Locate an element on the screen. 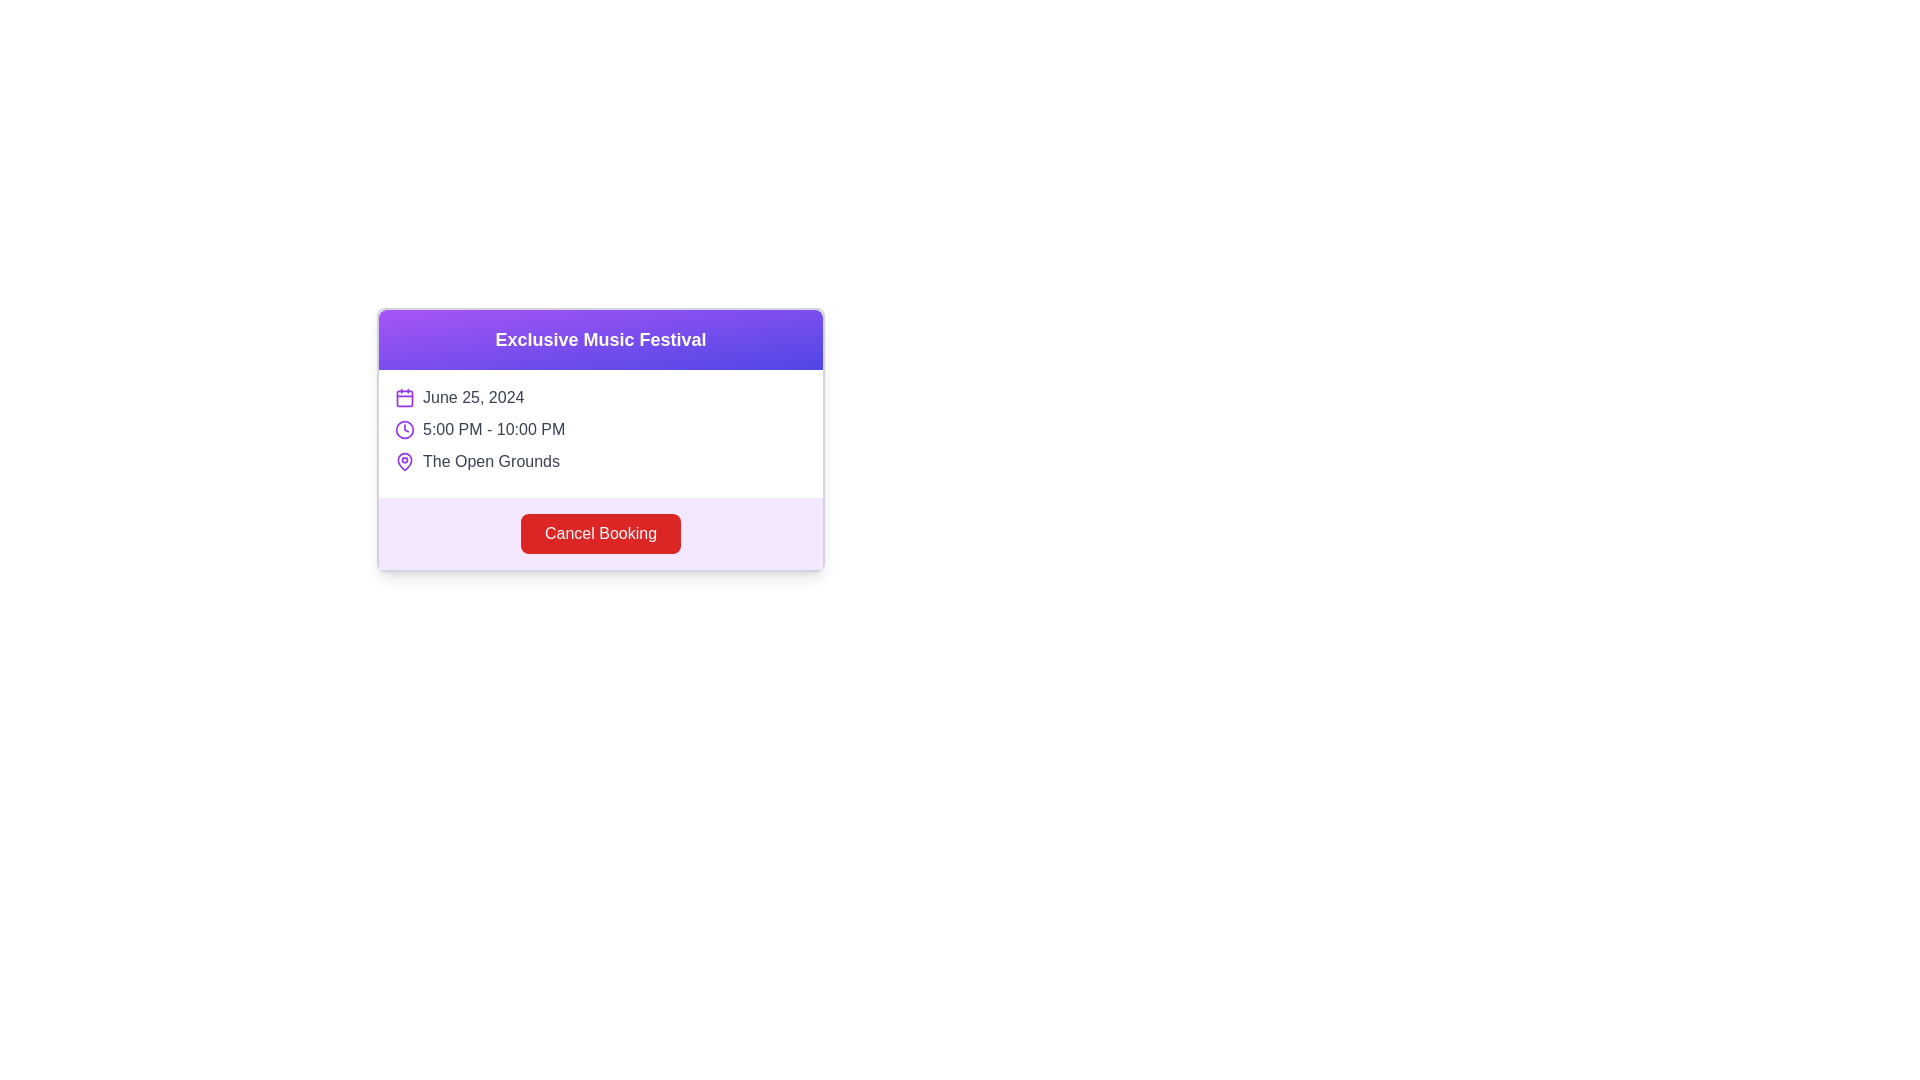 This screenshot has width=1920, height=1080. the calendar icon which is a purple square outline with rounded corners, located next to the text 'June 25, 2024', positioned below the header 'Exclusive Music Festival' is located at coordinates (403, 397).